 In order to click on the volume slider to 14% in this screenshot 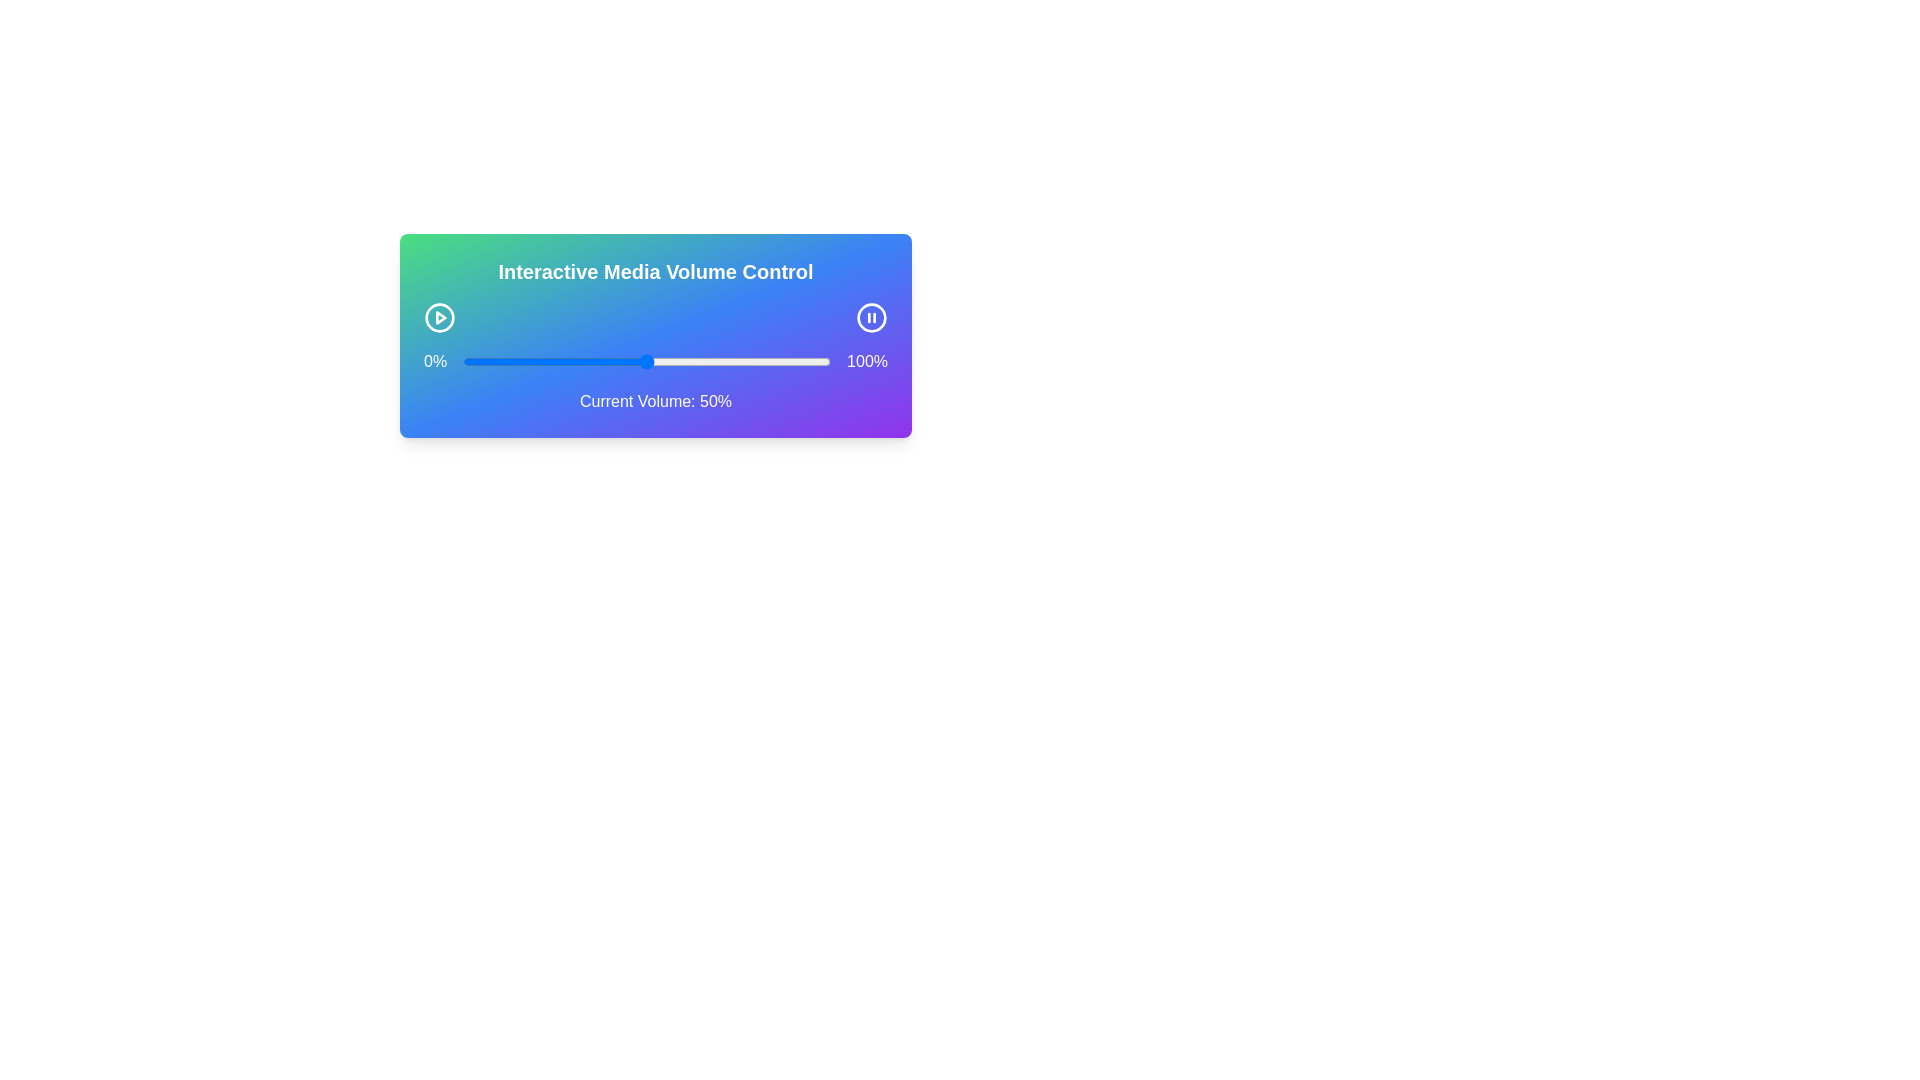, I will do `click(514, 362)`.